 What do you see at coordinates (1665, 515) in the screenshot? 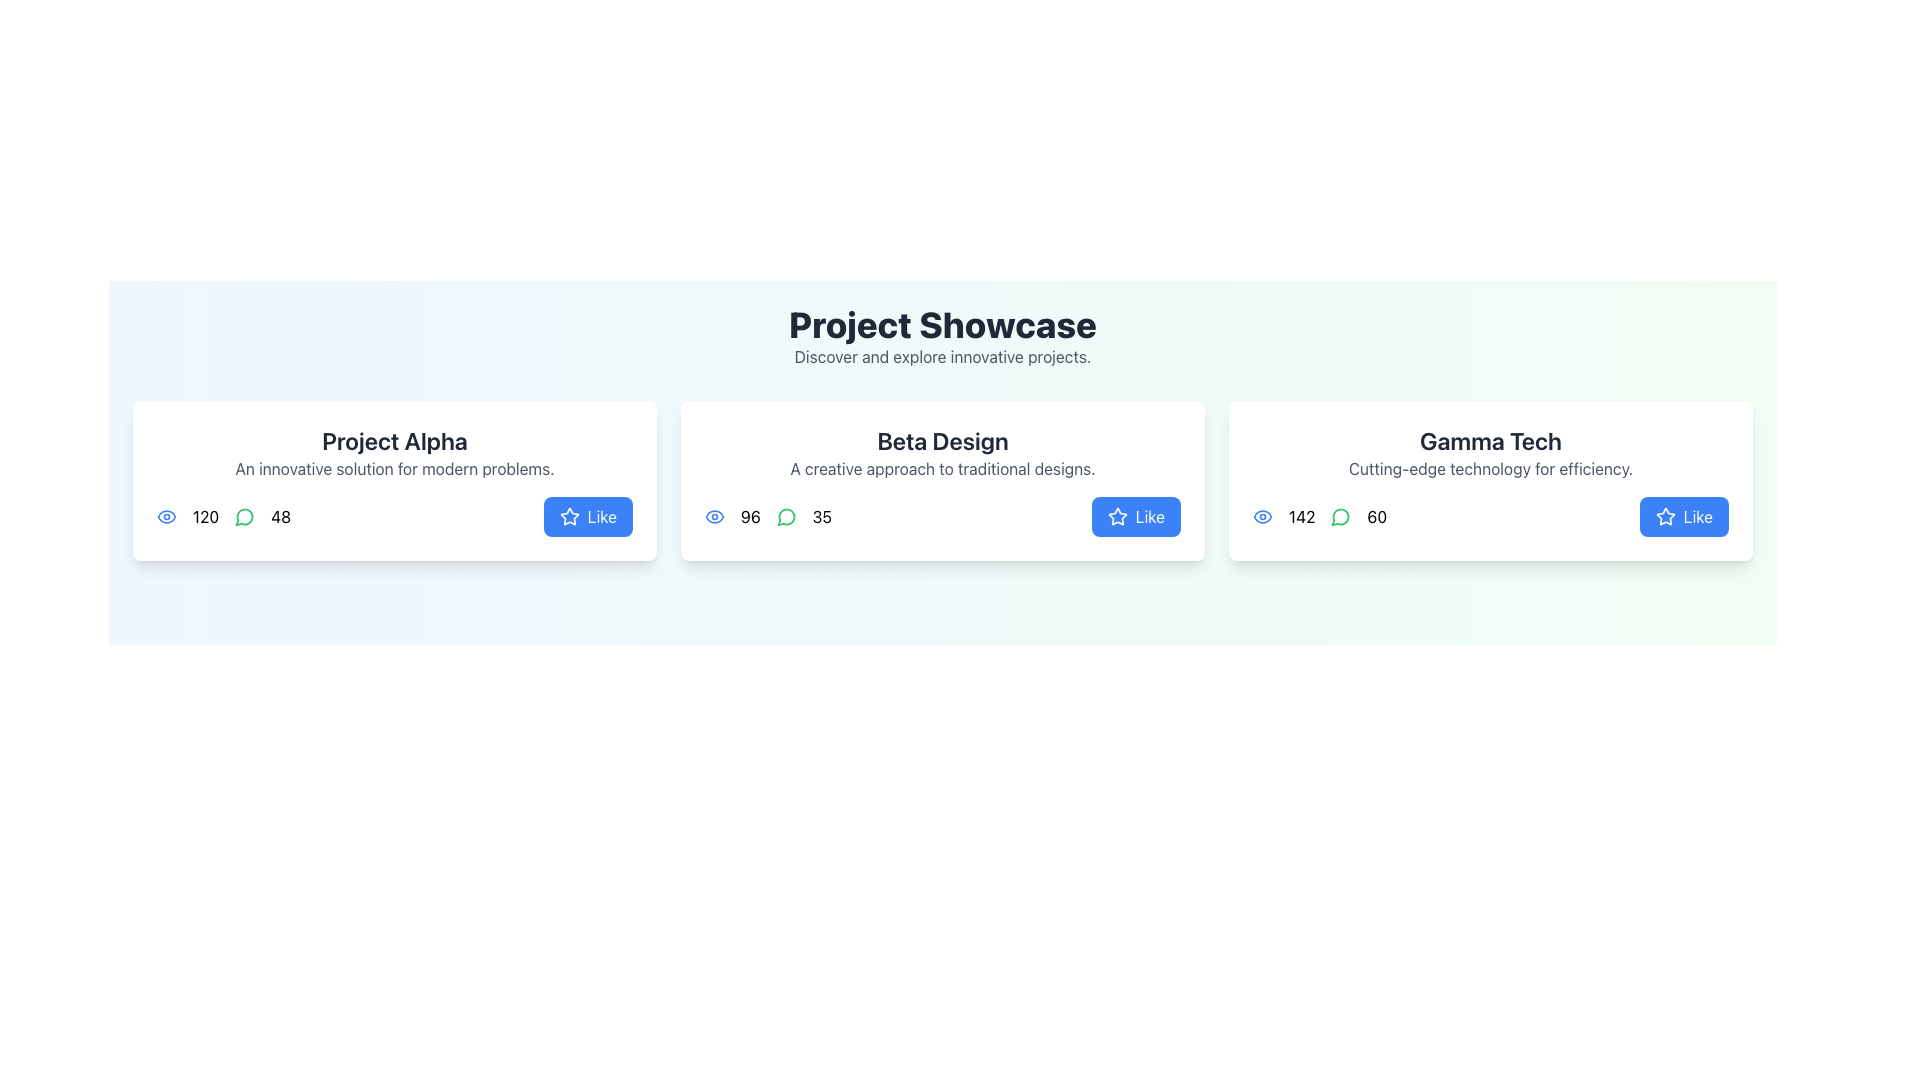
I see `the blue star-shaped icon located within the 'Like' button on the 'Gamma Tech' card, which is situated at the bottom right of the card` at bounding box center [1665, 515].